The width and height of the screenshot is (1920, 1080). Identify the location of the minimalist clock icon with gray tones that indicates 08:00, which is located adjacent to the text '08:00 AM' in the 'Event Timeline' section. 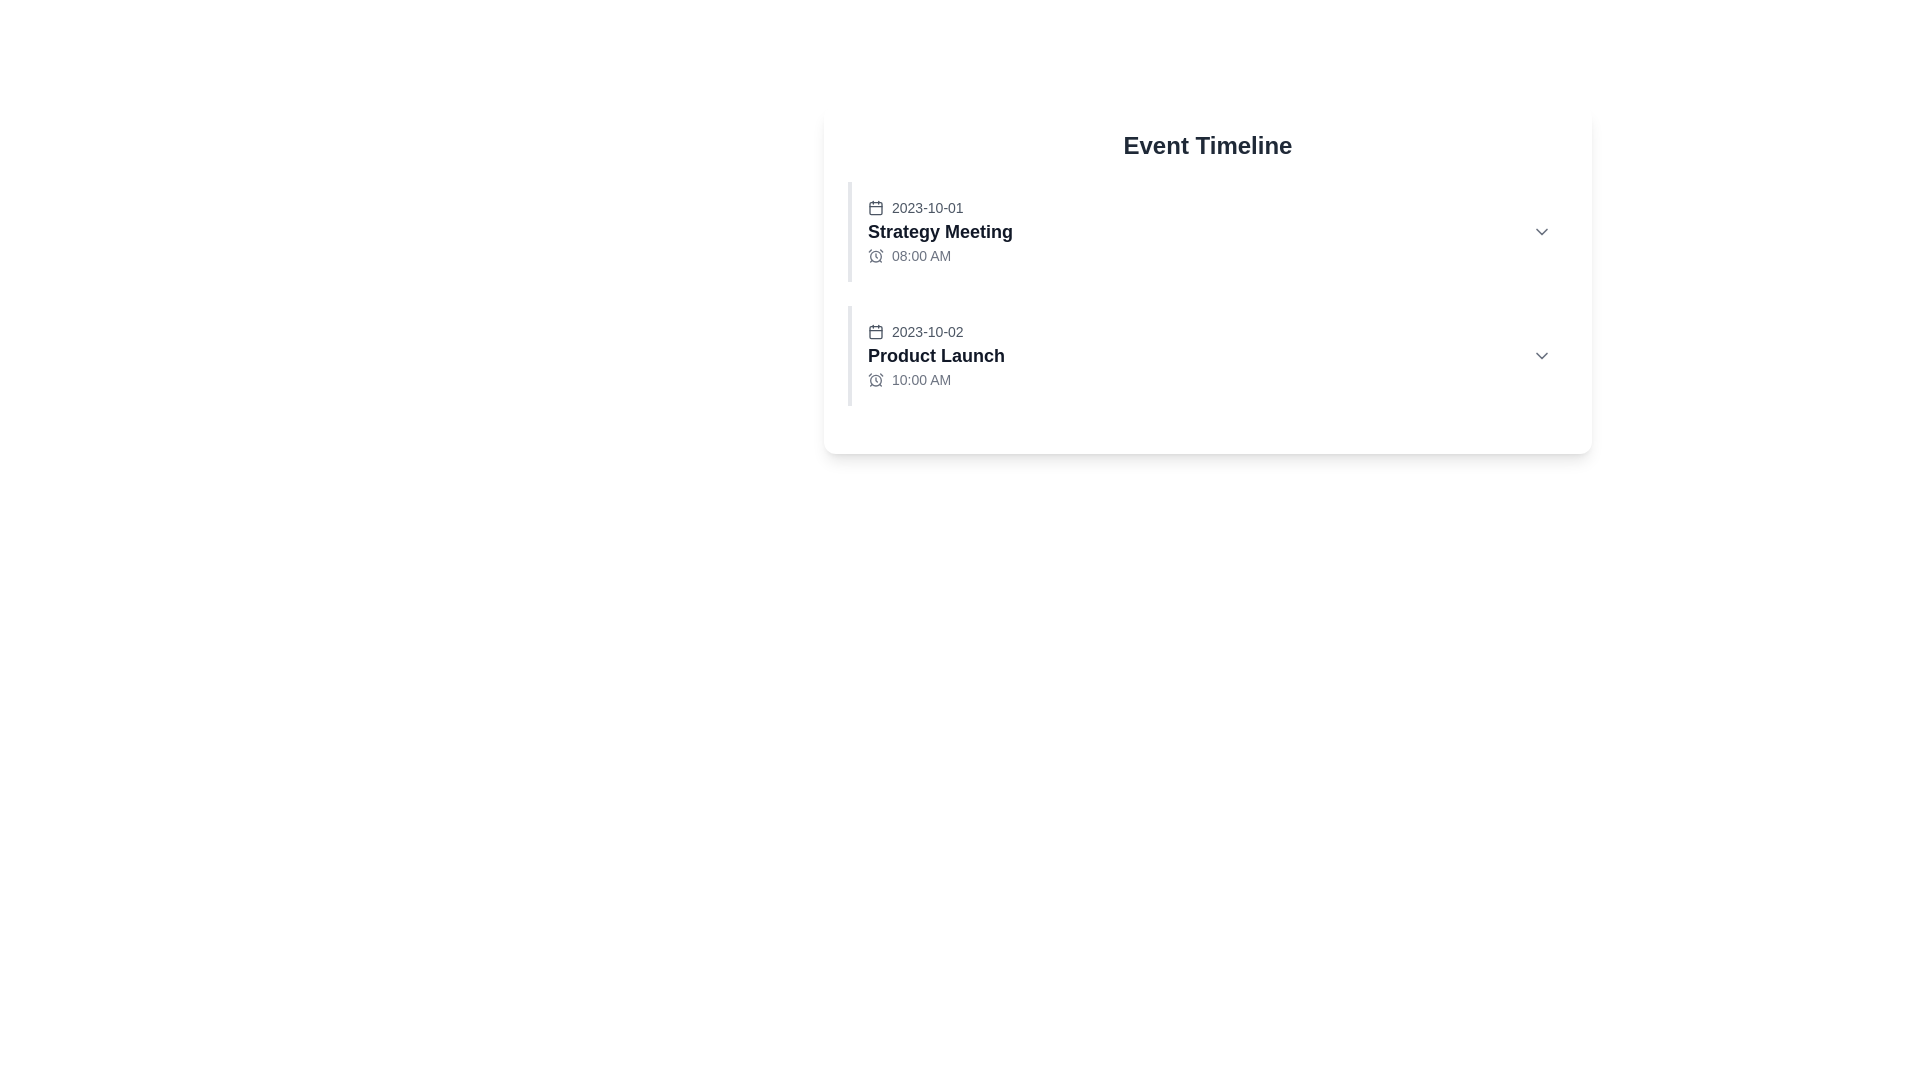
(875, 254).